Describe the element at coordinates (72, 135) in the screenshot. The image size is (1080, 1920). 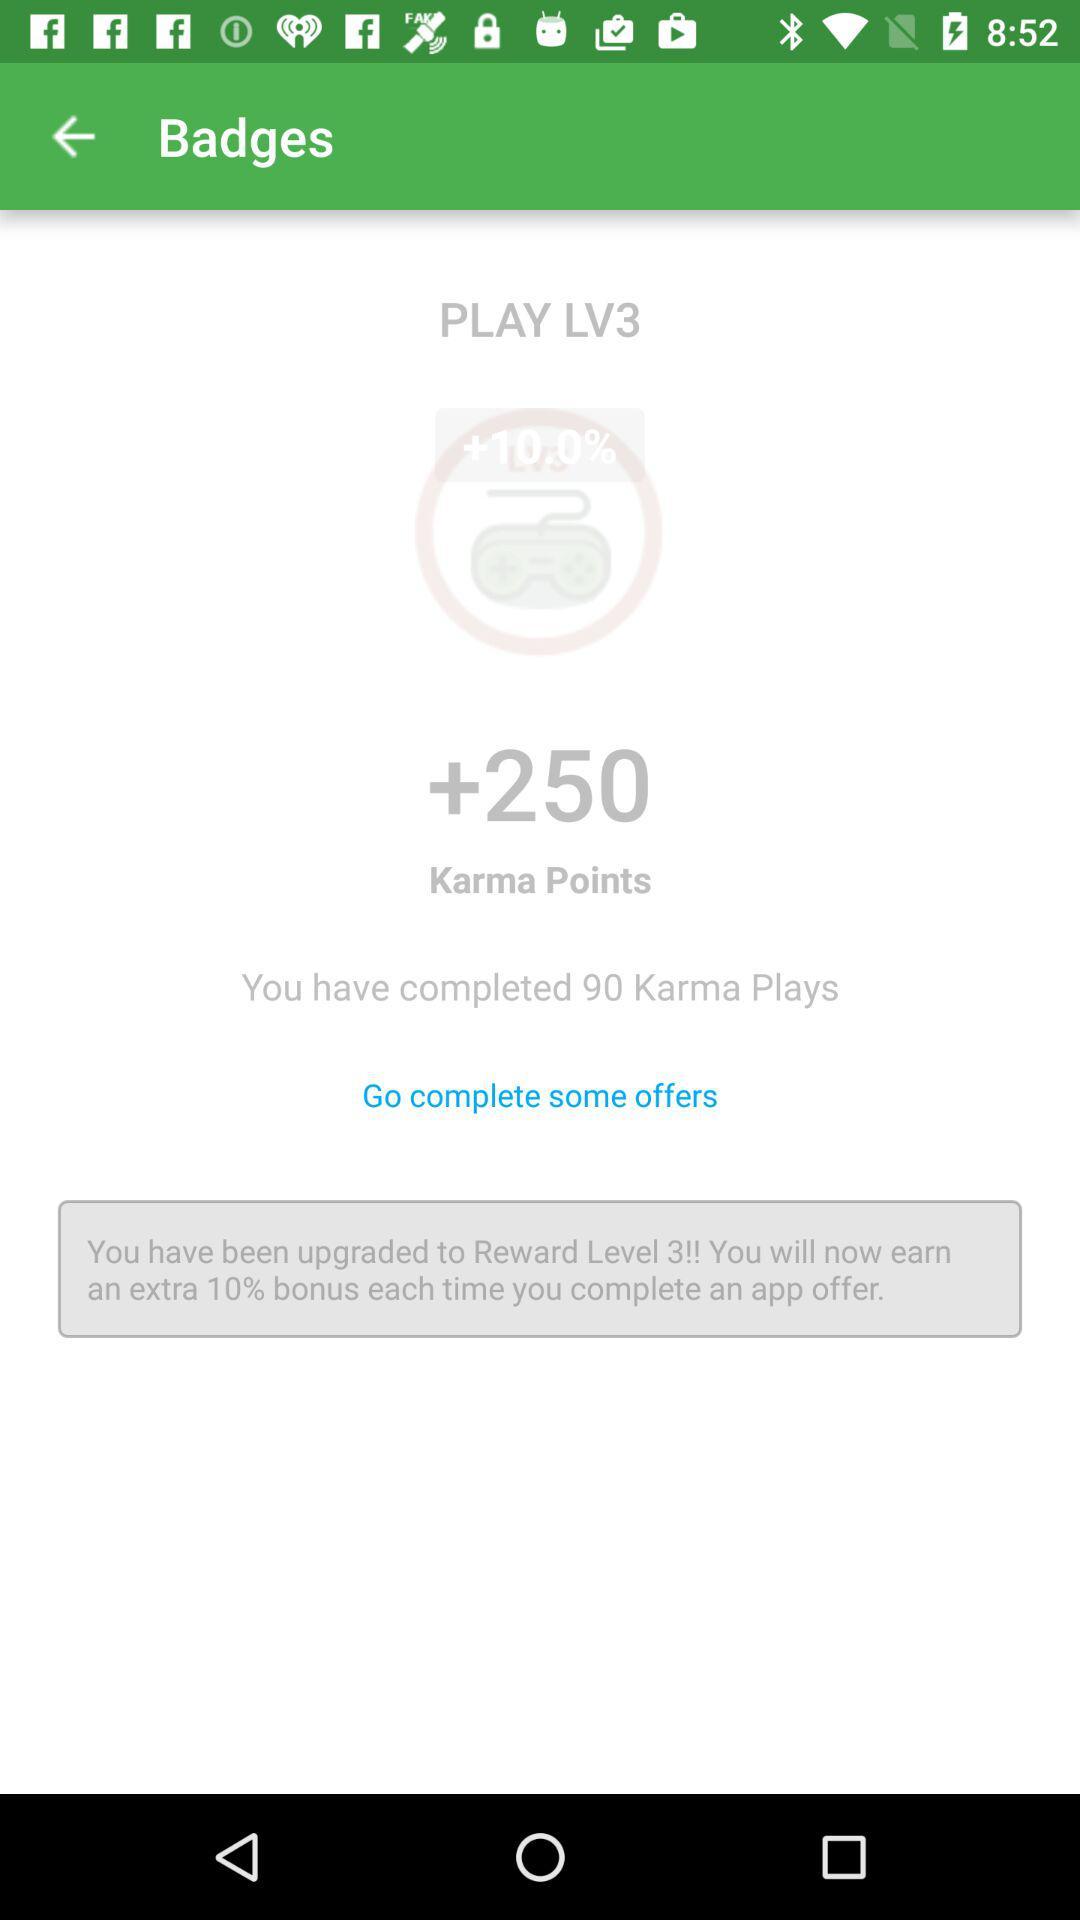
I see `the app next to badges` at that location.